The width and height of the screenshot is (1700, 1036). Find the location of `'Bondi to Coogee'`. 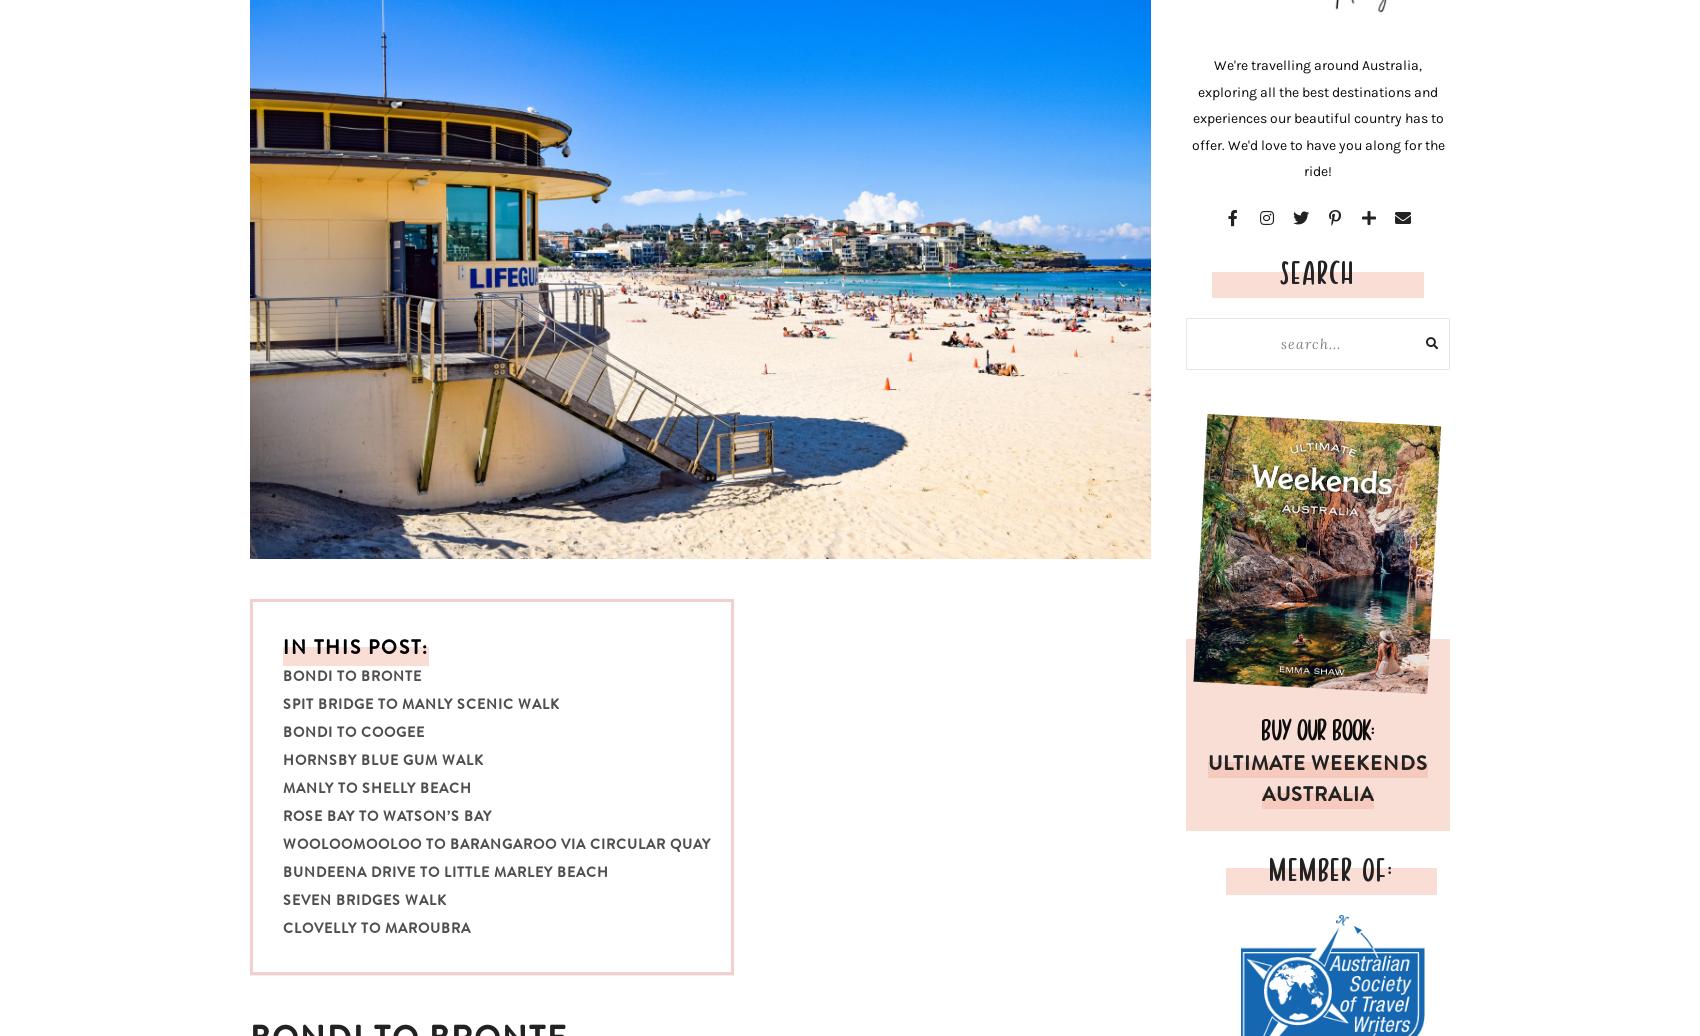

'Bondi to Coogee' is located at coordinates (352, 732).